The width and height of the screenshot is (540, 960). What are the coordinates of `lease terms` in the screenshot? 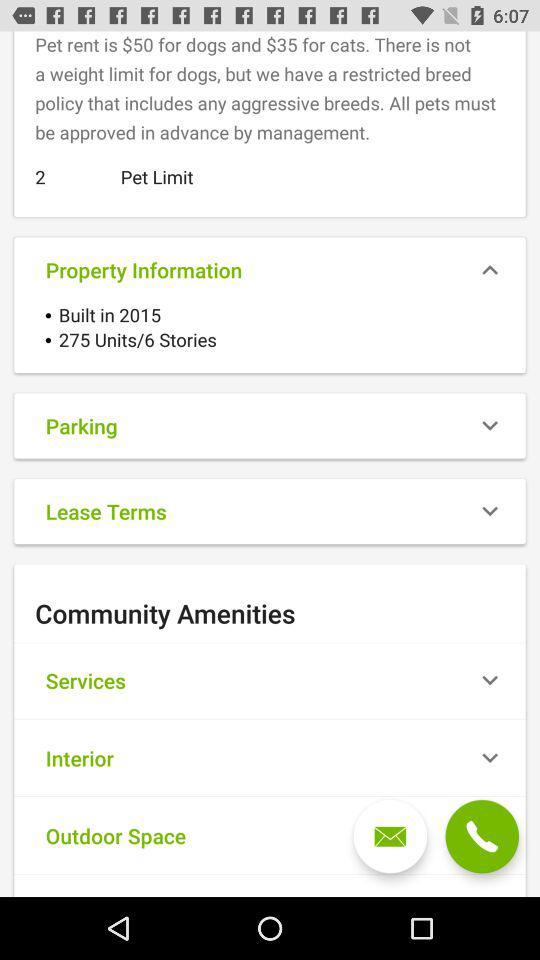 It's located at (270, 510).